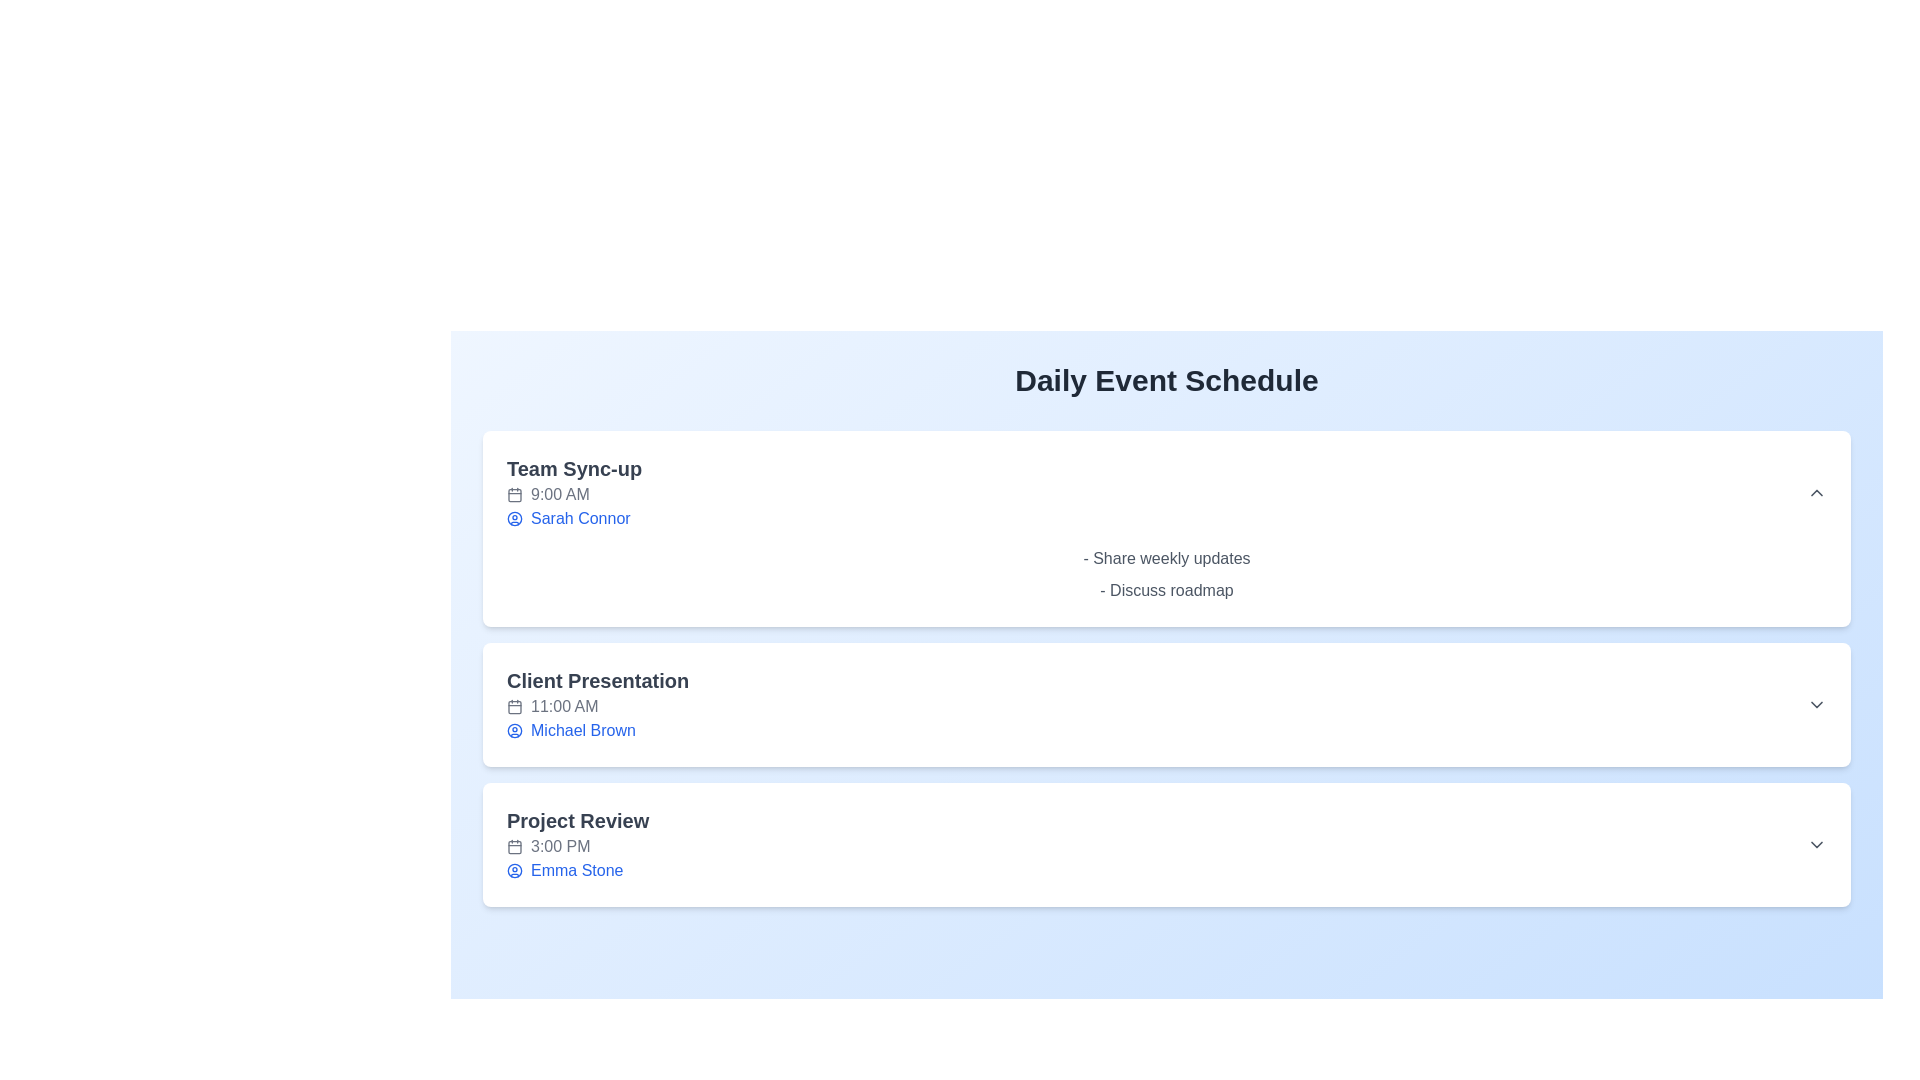 The image size is (1920, 1080). Describe the element at coordinates (514, 870) in the screenshot. I see `the graphical icon (circle) that visually represents the user avatar located to the left of the 'Emma Stone' text within the 'Project Review' card` at that location.